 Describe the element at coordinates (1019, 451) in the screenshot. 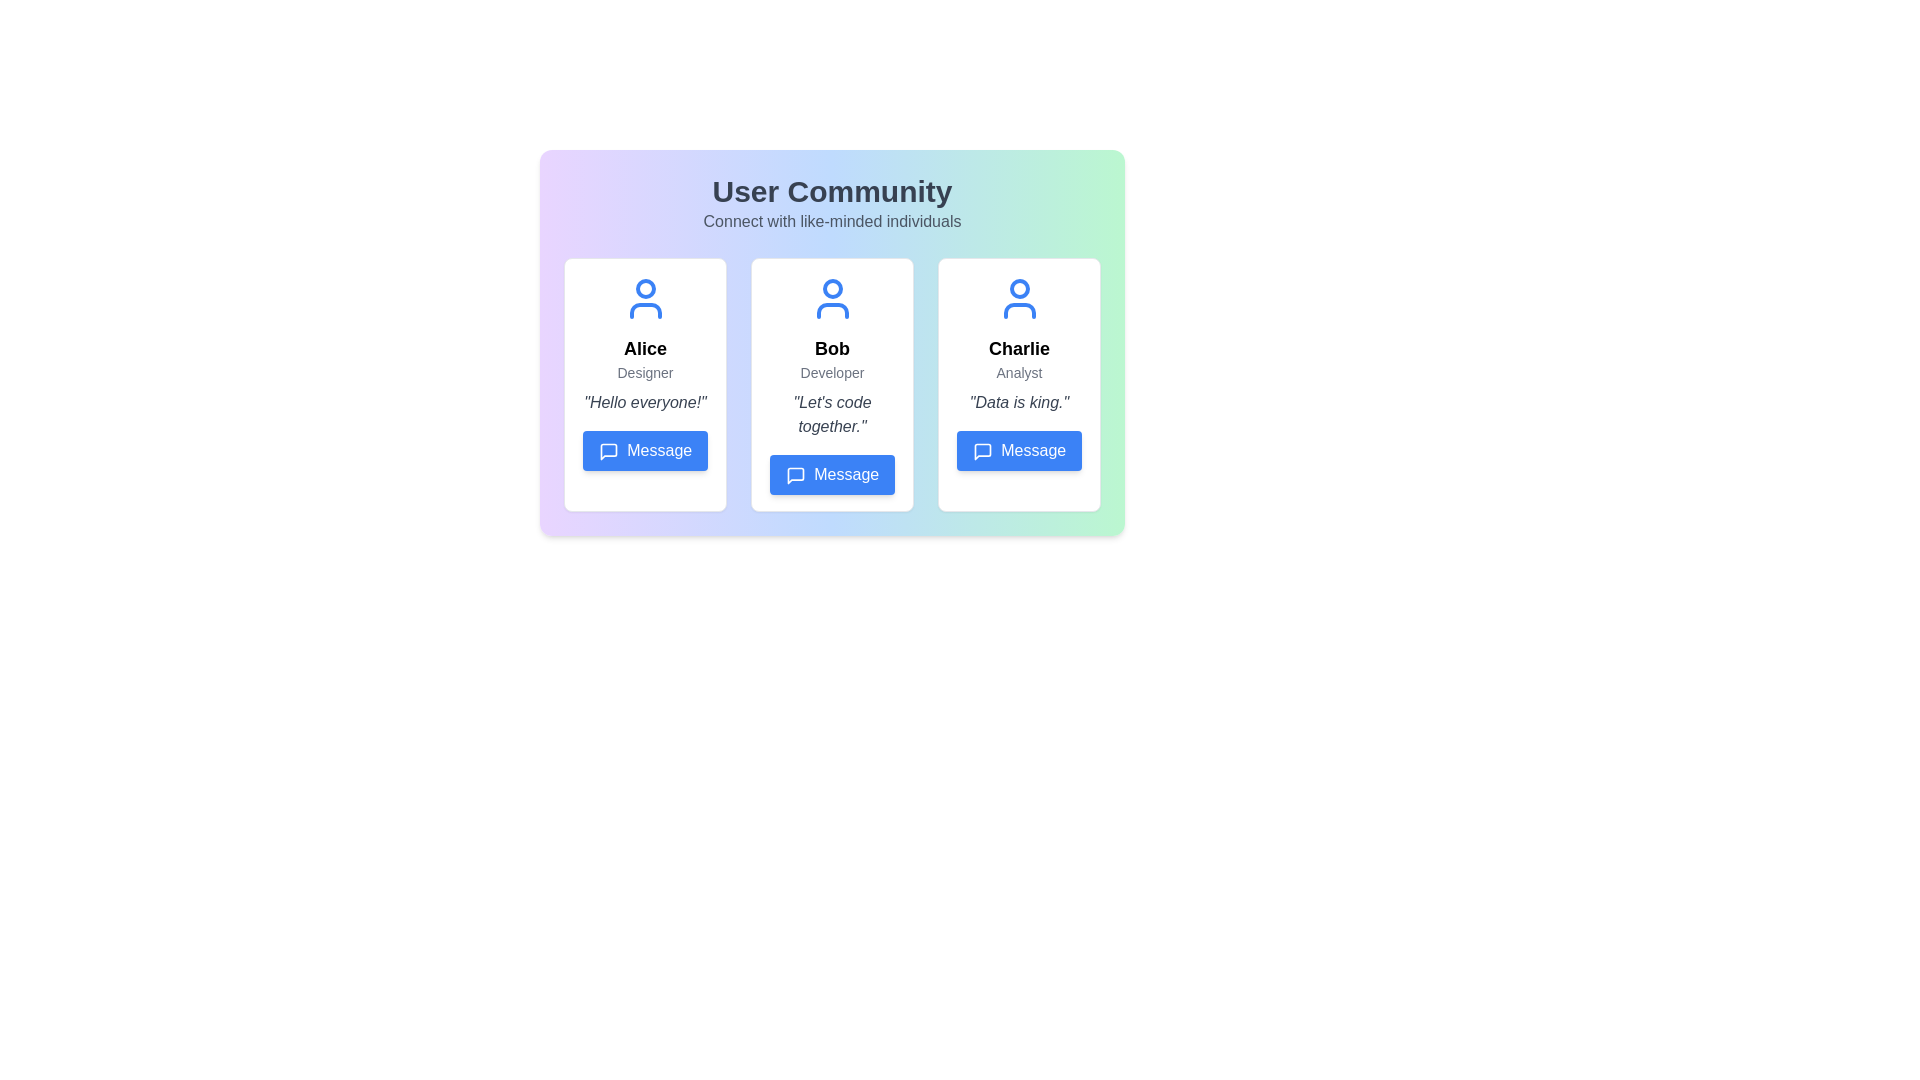

I see `the button with rounded corners, blue background, and white text reading 'Message' to initiate a message` at that location.